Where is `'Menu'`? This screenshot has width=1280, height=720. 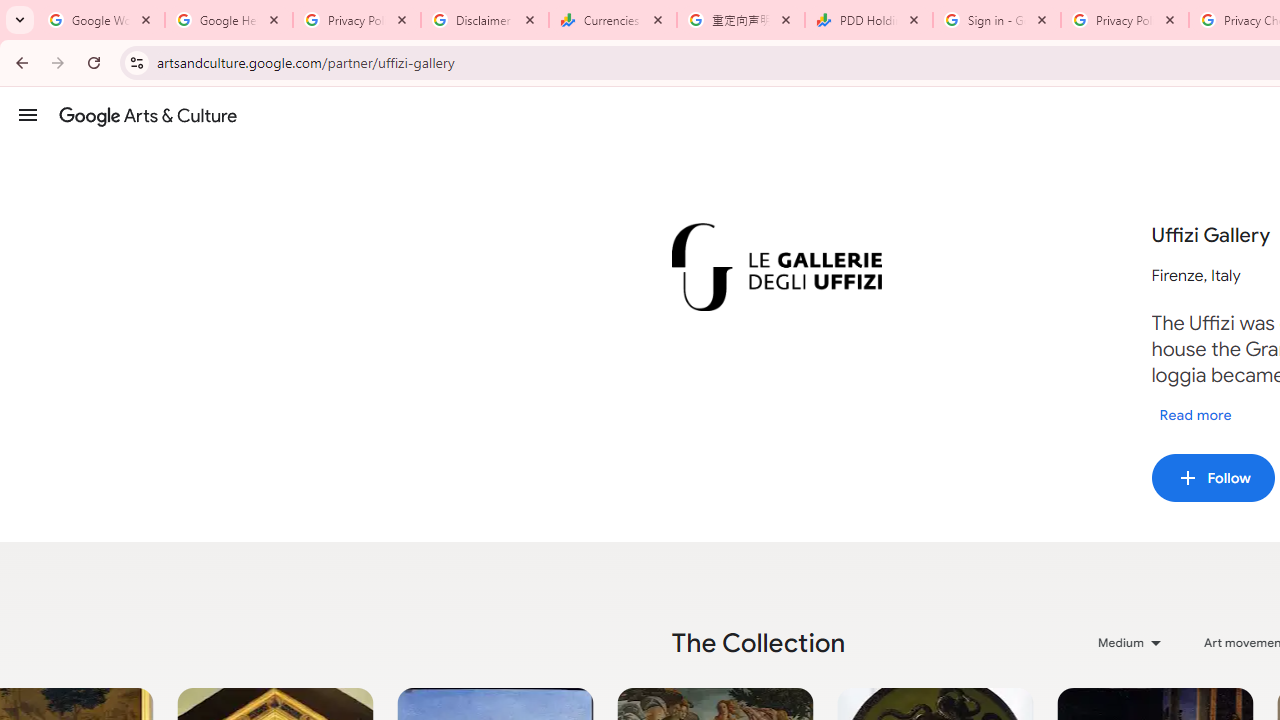
'Menu' is located at coordinates (28, 114).